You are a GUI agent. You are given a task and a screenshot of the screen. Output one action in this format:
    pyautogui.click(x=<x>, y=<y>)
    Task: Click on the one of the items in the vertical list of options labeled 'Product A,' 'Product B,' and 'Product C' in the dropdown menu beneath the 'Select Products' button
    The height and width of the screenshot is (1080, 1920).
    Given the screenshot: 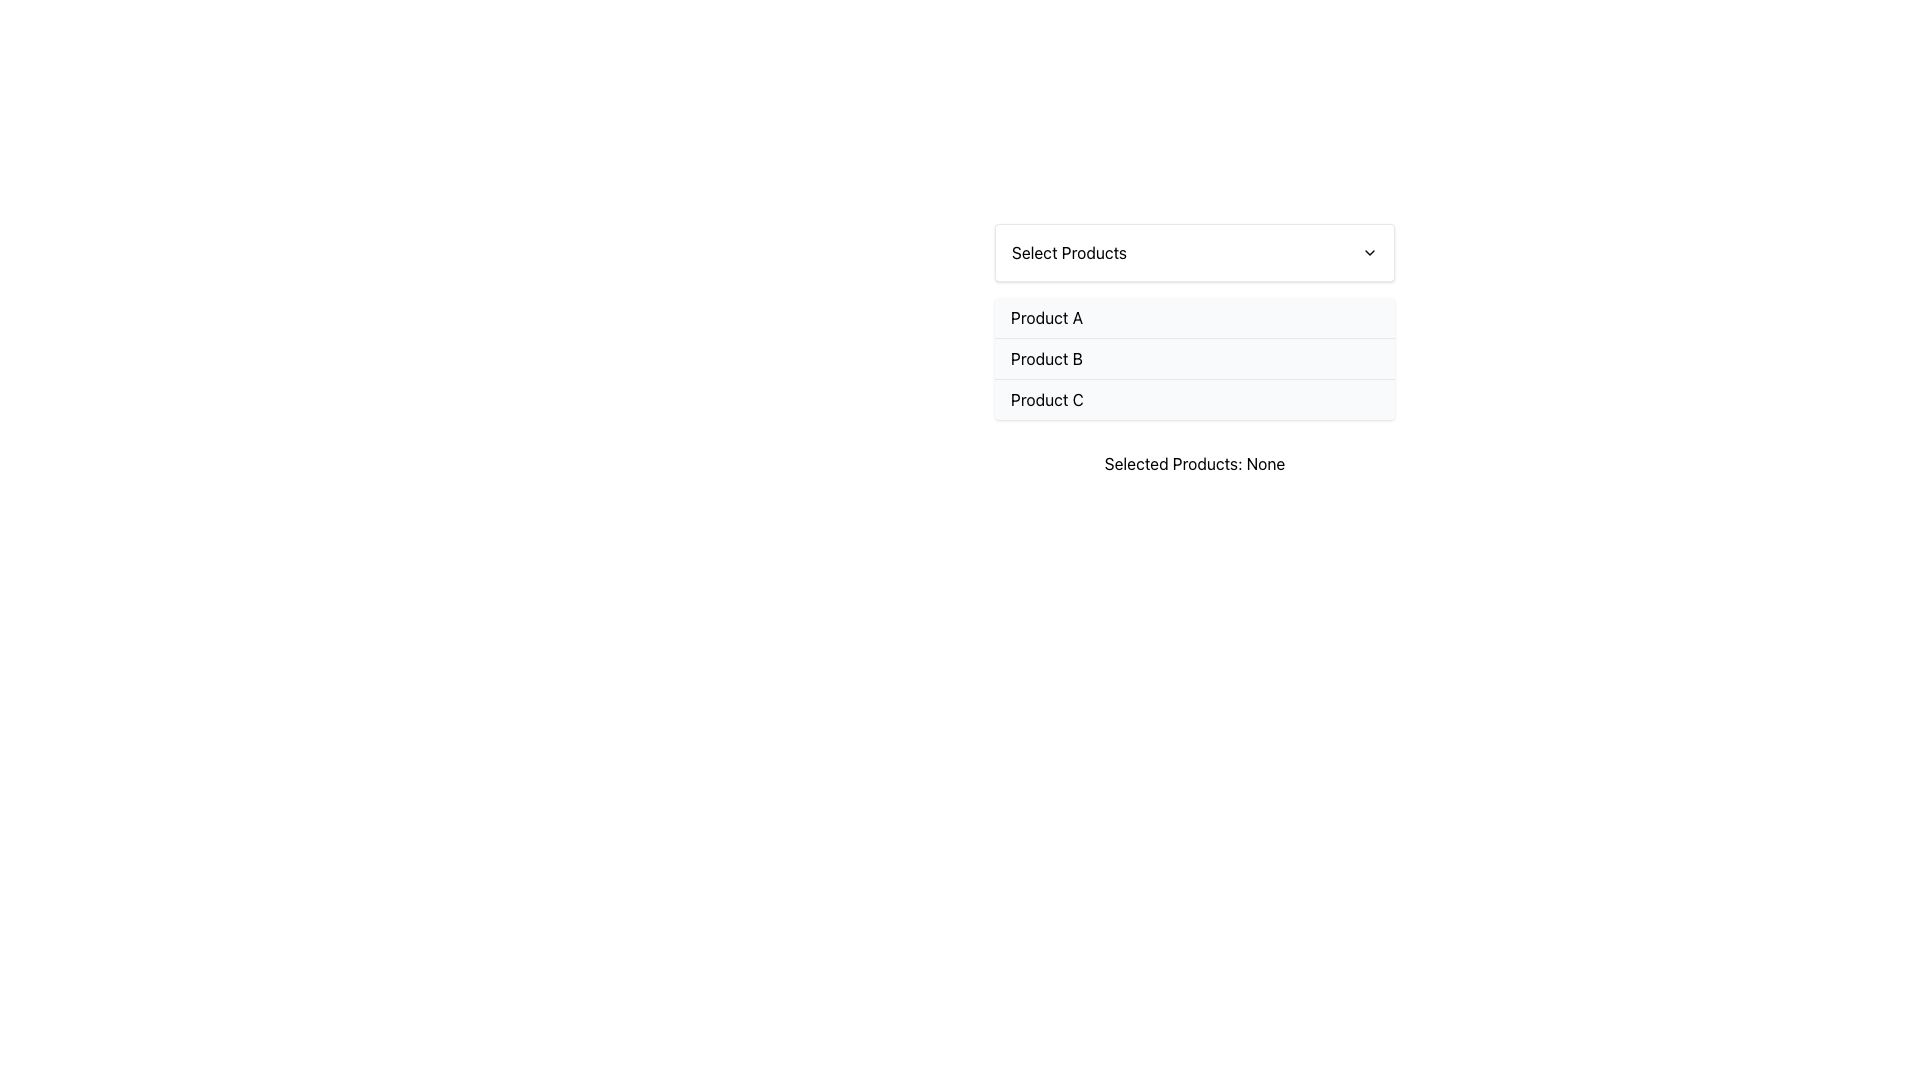 What is the action you would take?
    pyautogui.click(x=1195, y=357)
    